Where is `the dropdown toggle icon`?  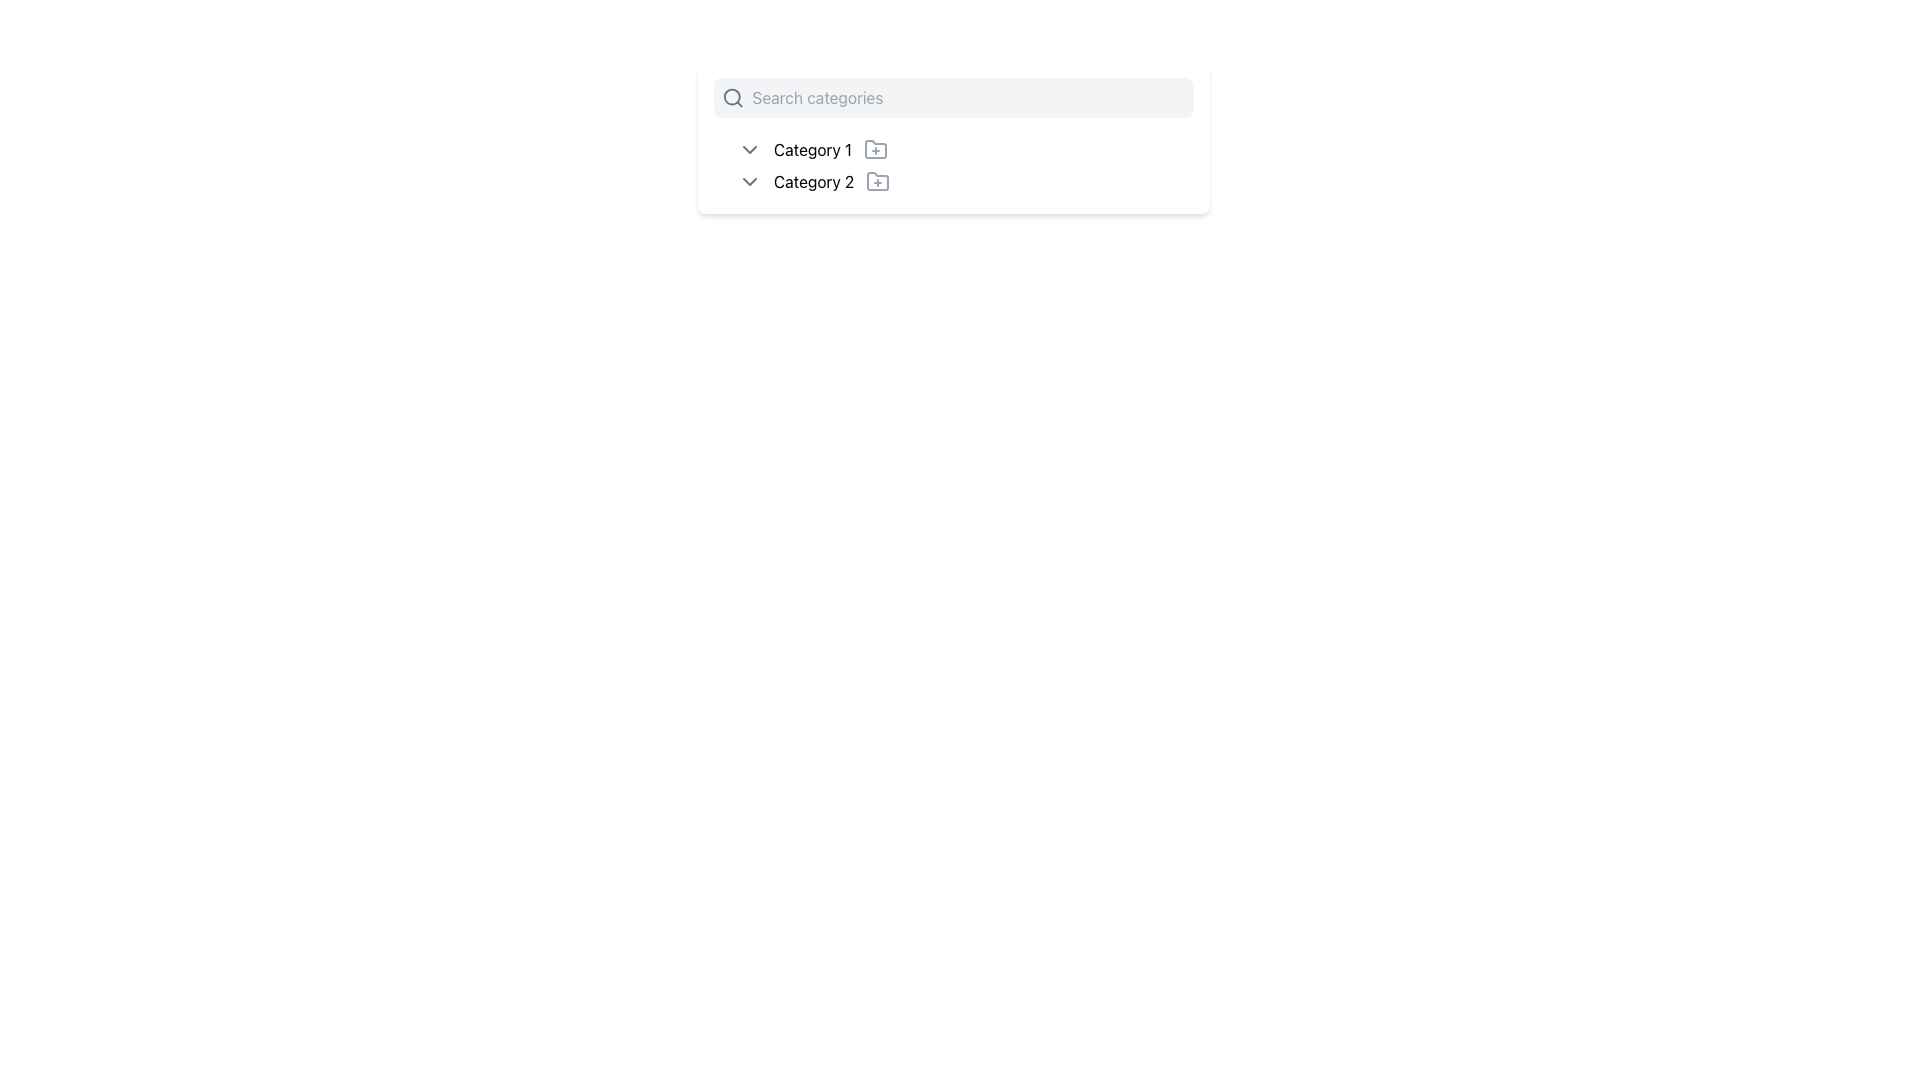
the dropdown toggle icon is located at coordinates (748, 181).